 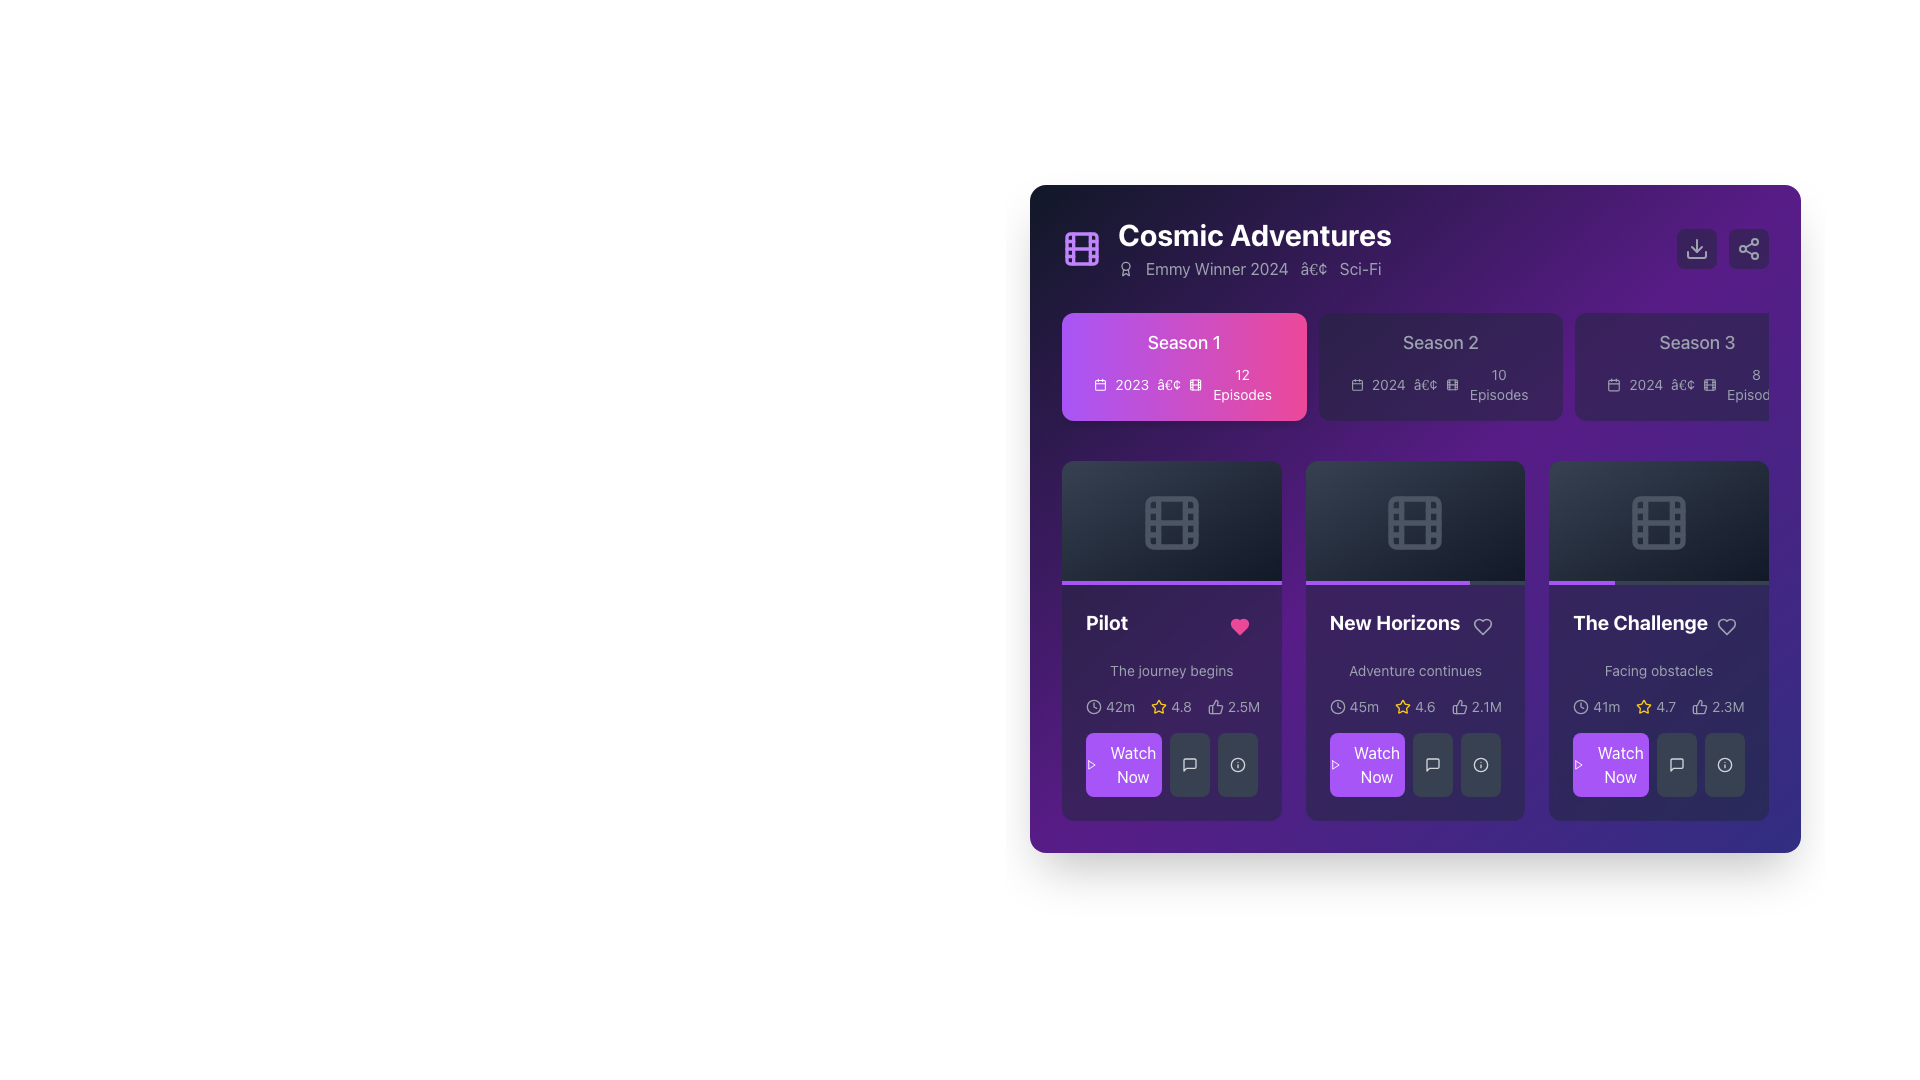 I want to click on the five-pointed star icon located in the ratings section of the 'New Horizons' episode description card, which is visually below the 'New Horizons' title and next to a numeric rating value, so click(x=1402, y=705).